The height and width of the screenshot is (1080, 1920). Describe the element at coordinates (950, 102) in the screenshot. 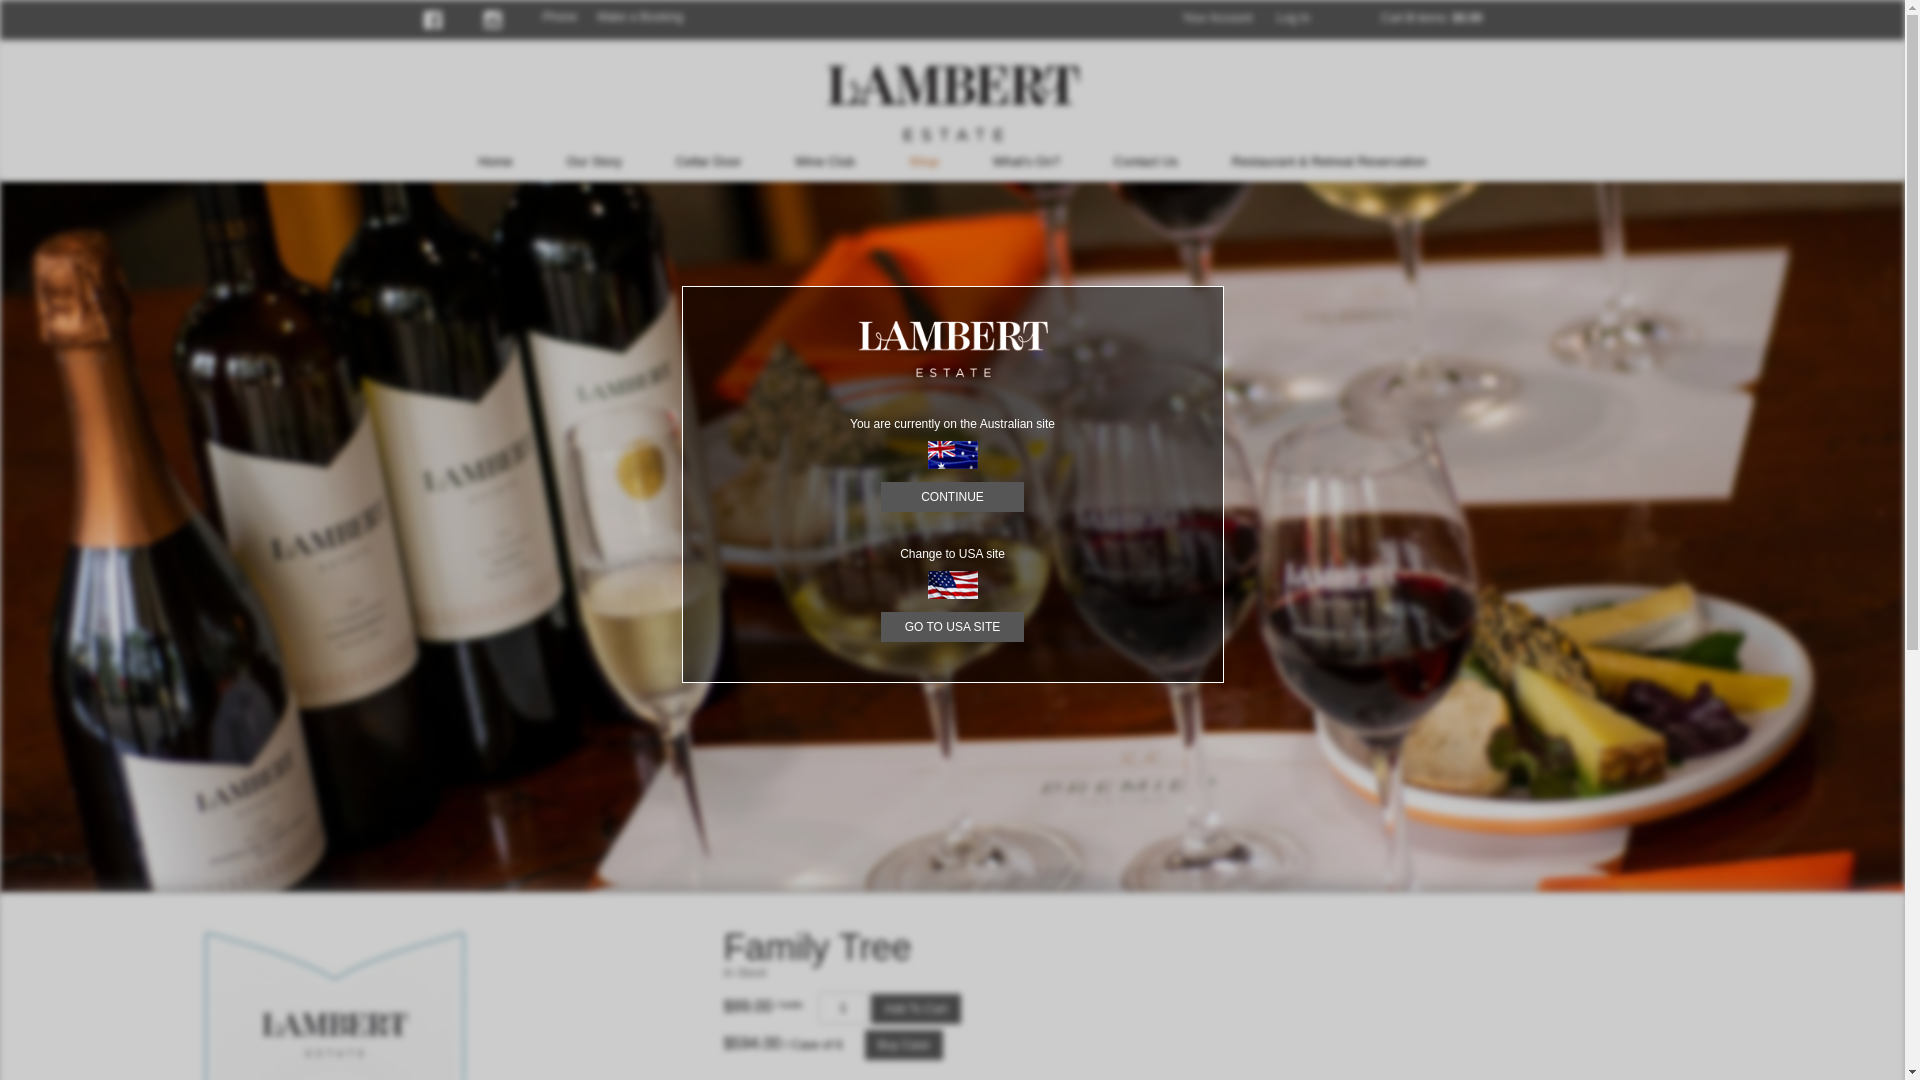

I see `'Lambert Estate Wines PTY LTD'` at that location.